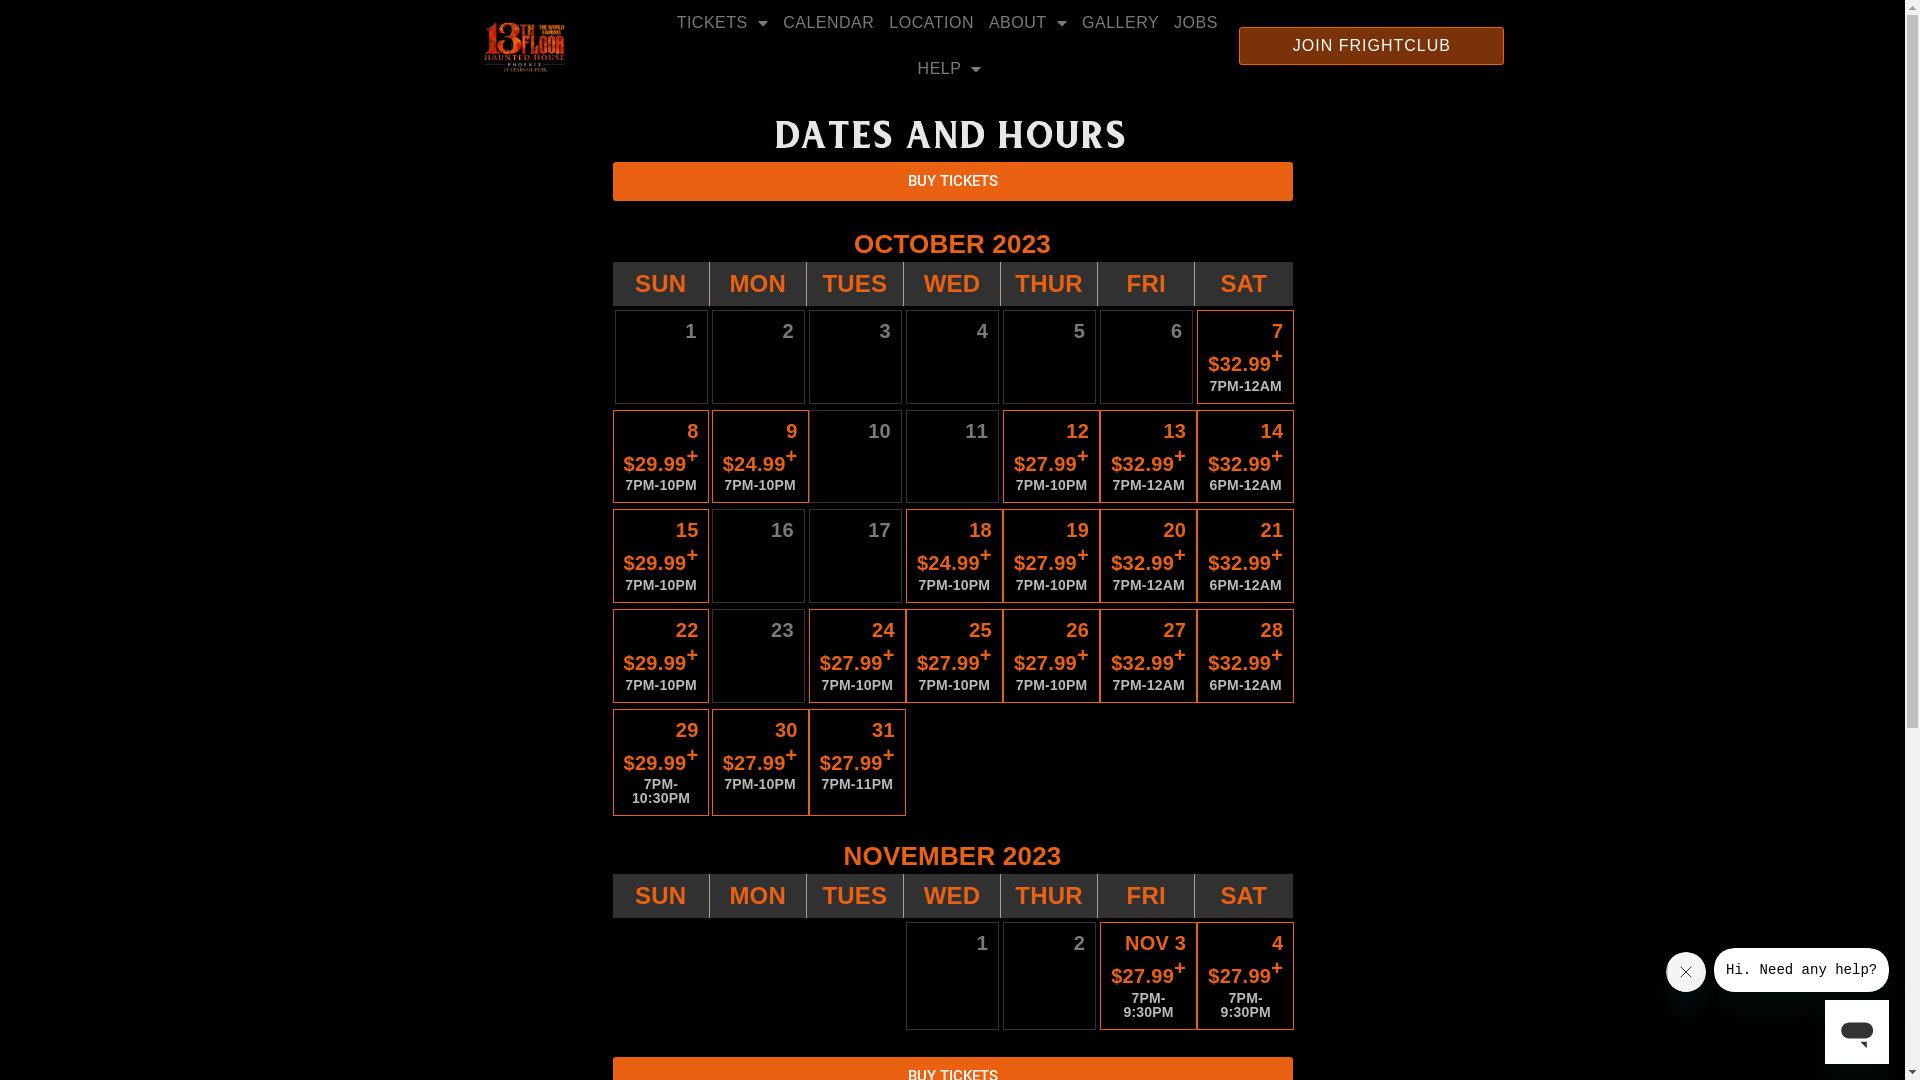  What do you see at coordinates (722, 23) in the screenshot?
I see `'TICKETS'` at bounding box center [722, 23].